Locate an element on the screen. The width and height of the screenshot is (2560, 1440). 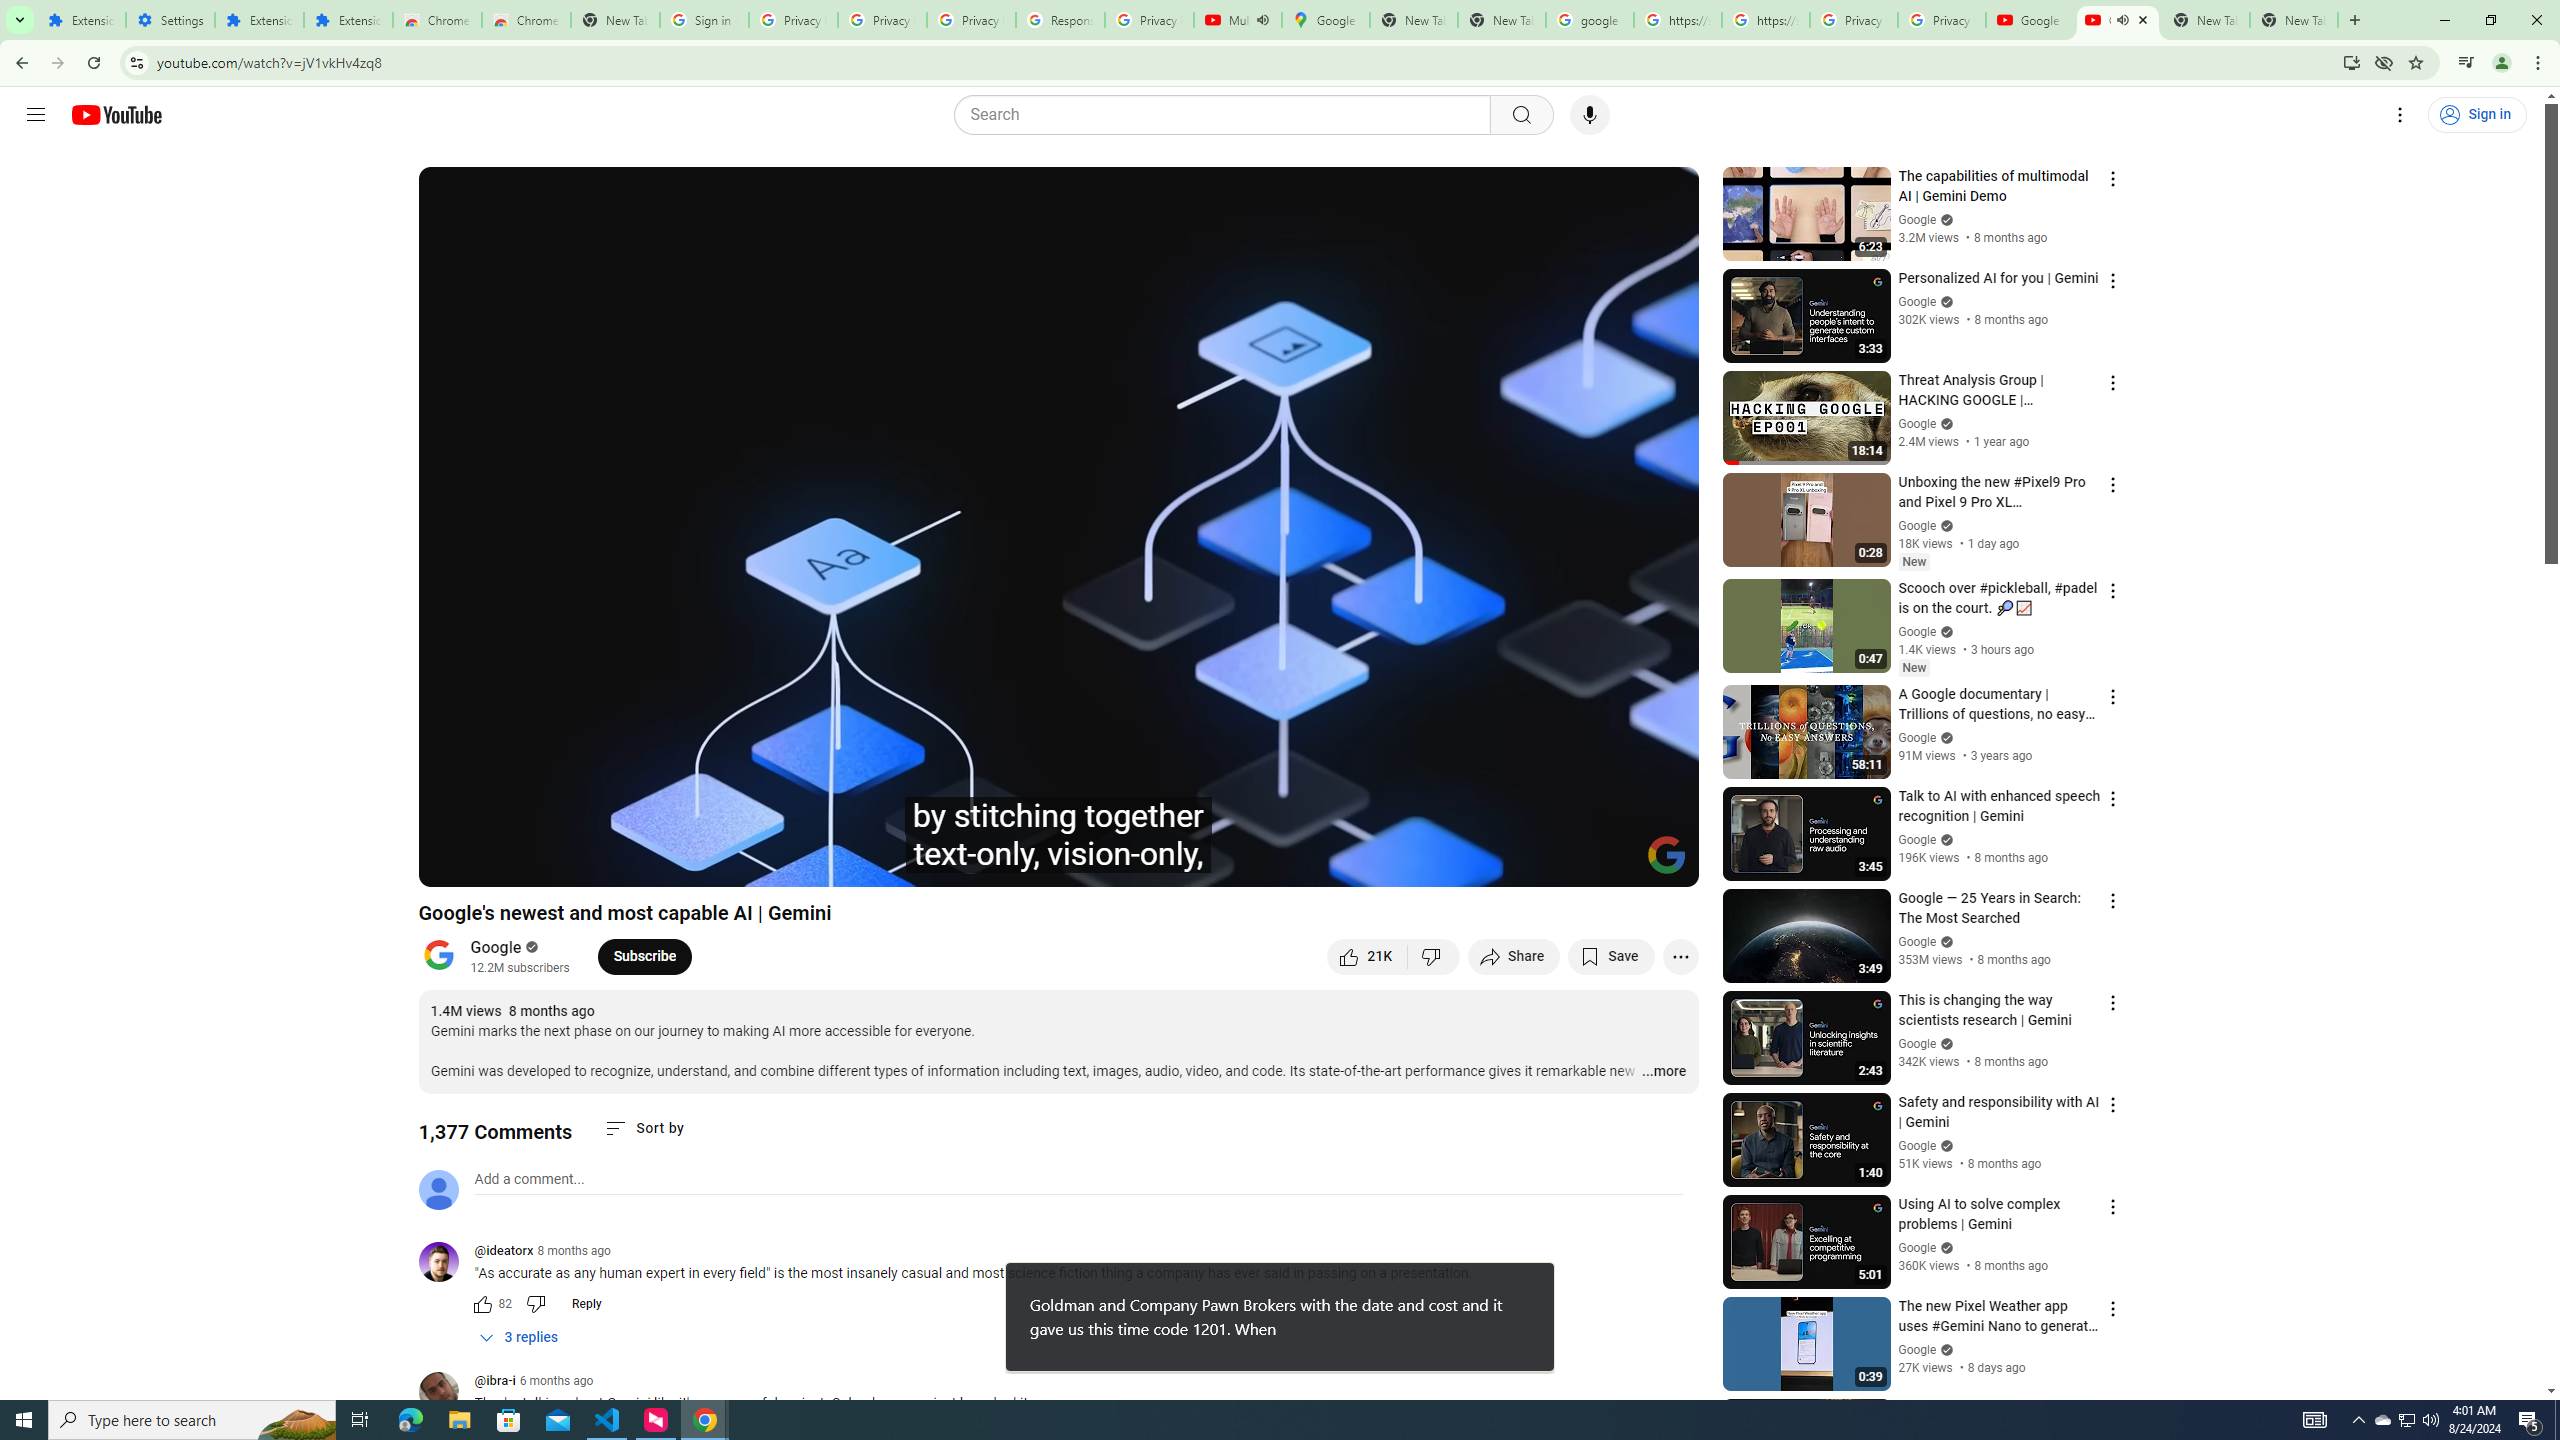
'Mute tab' is located at coordinates (2121, 19).